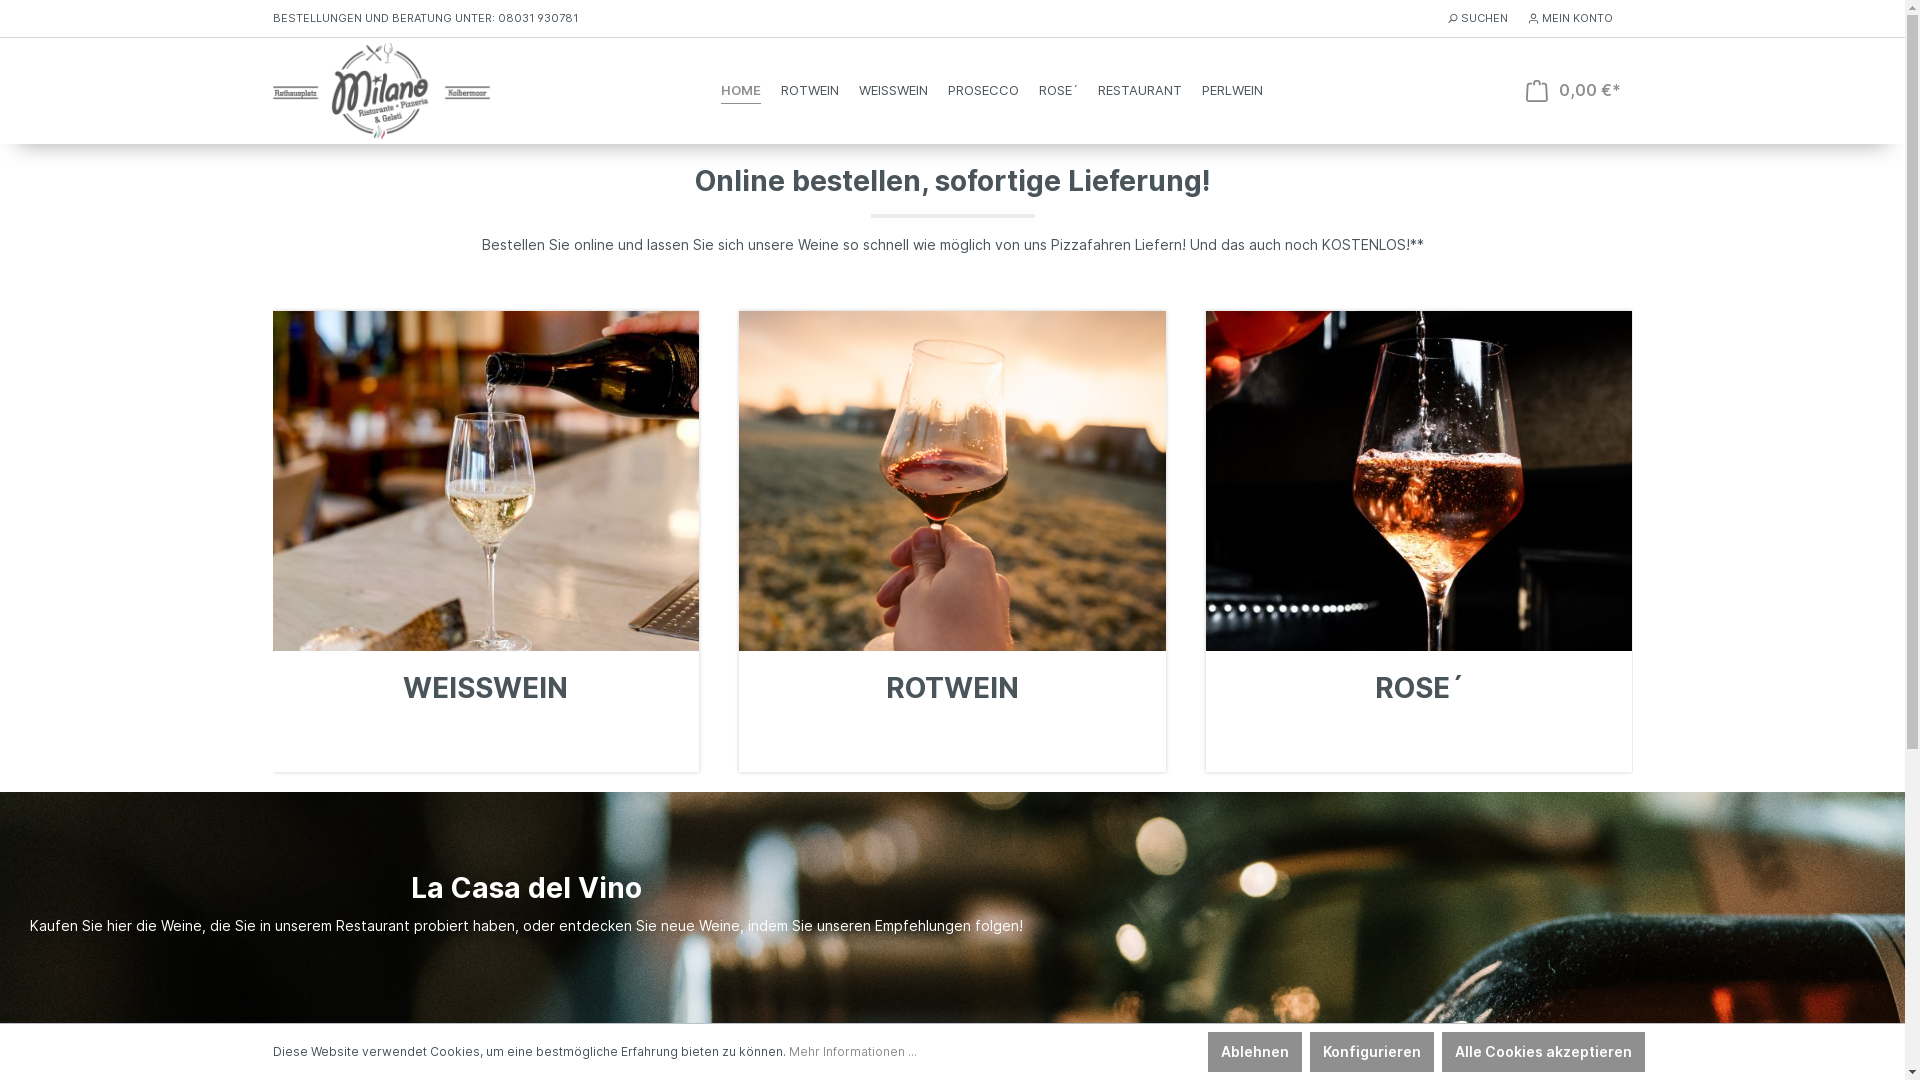  I want to click on 'Konfigurieren', so click(1371, 1051).